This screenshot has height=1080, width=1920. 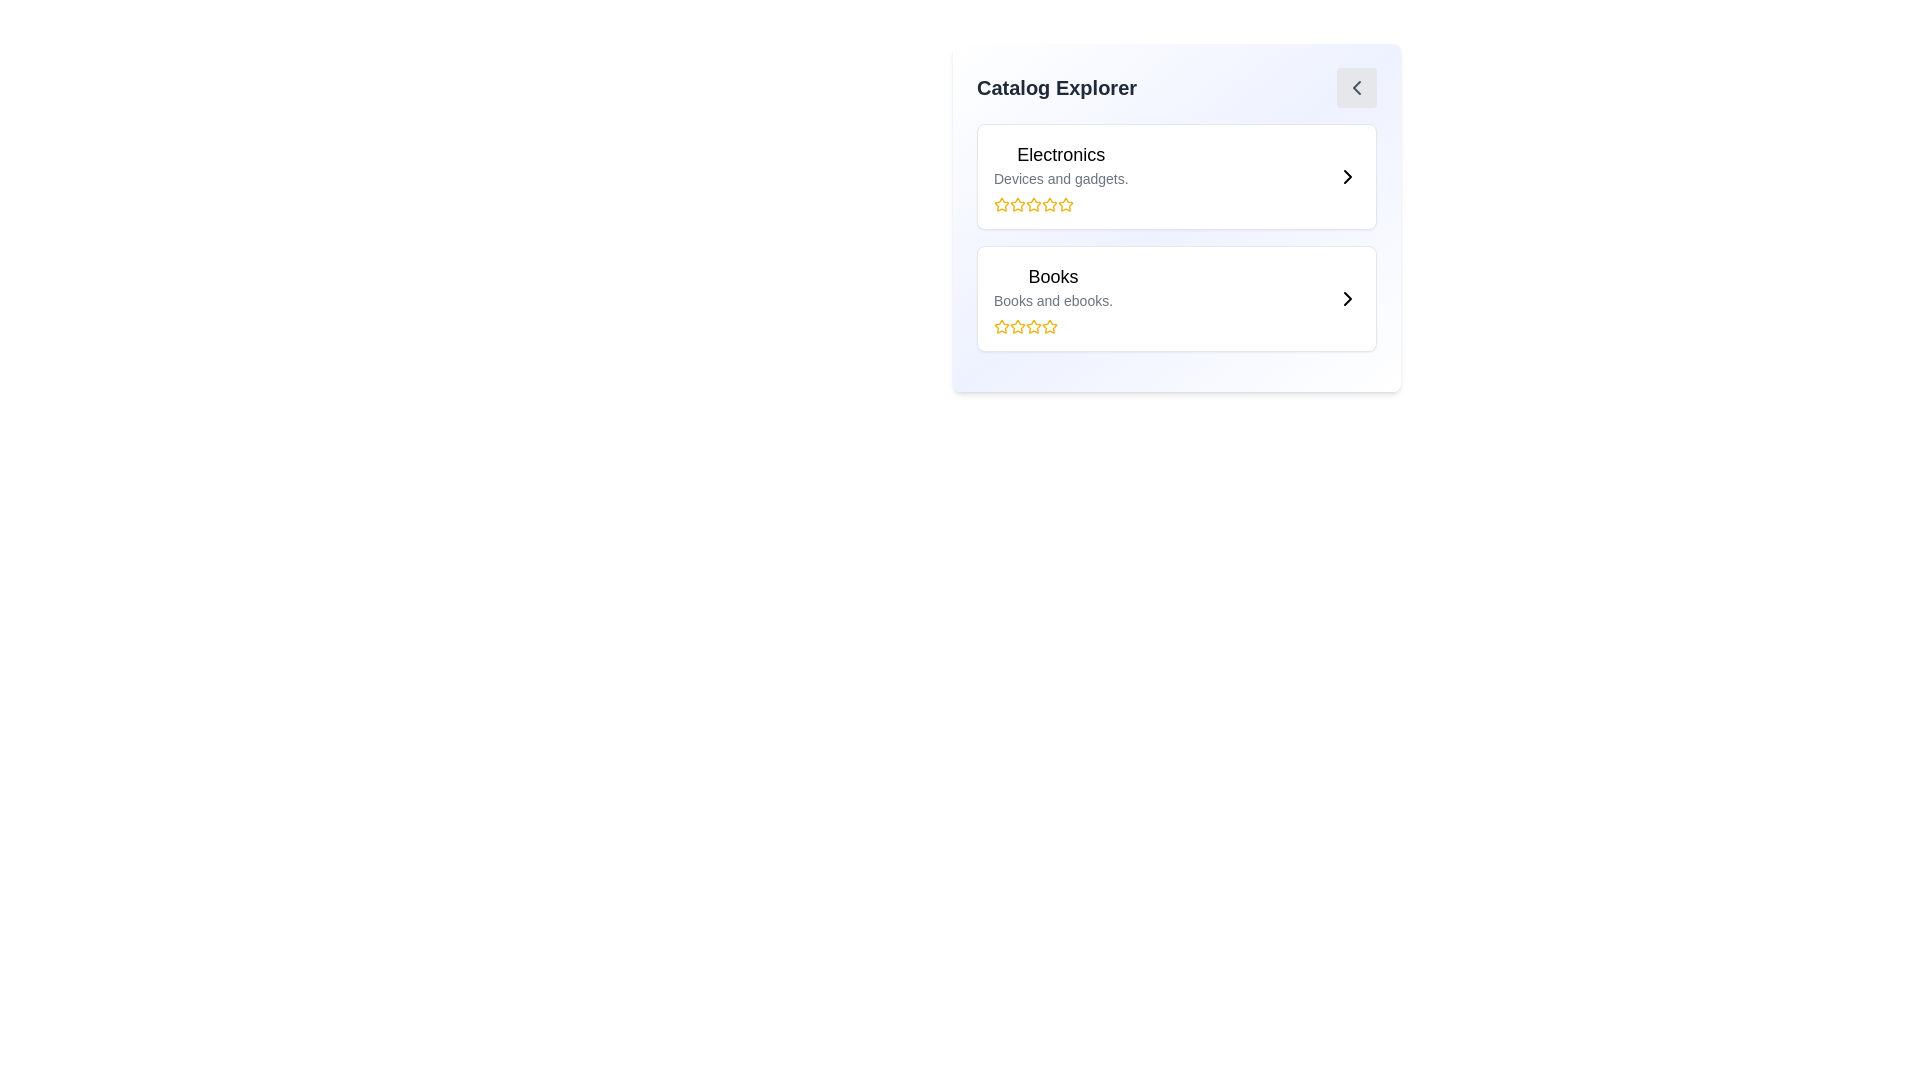 I want to click on the third star icon with a hollow center and gold-colored outline, so click(x=1049, y=325).